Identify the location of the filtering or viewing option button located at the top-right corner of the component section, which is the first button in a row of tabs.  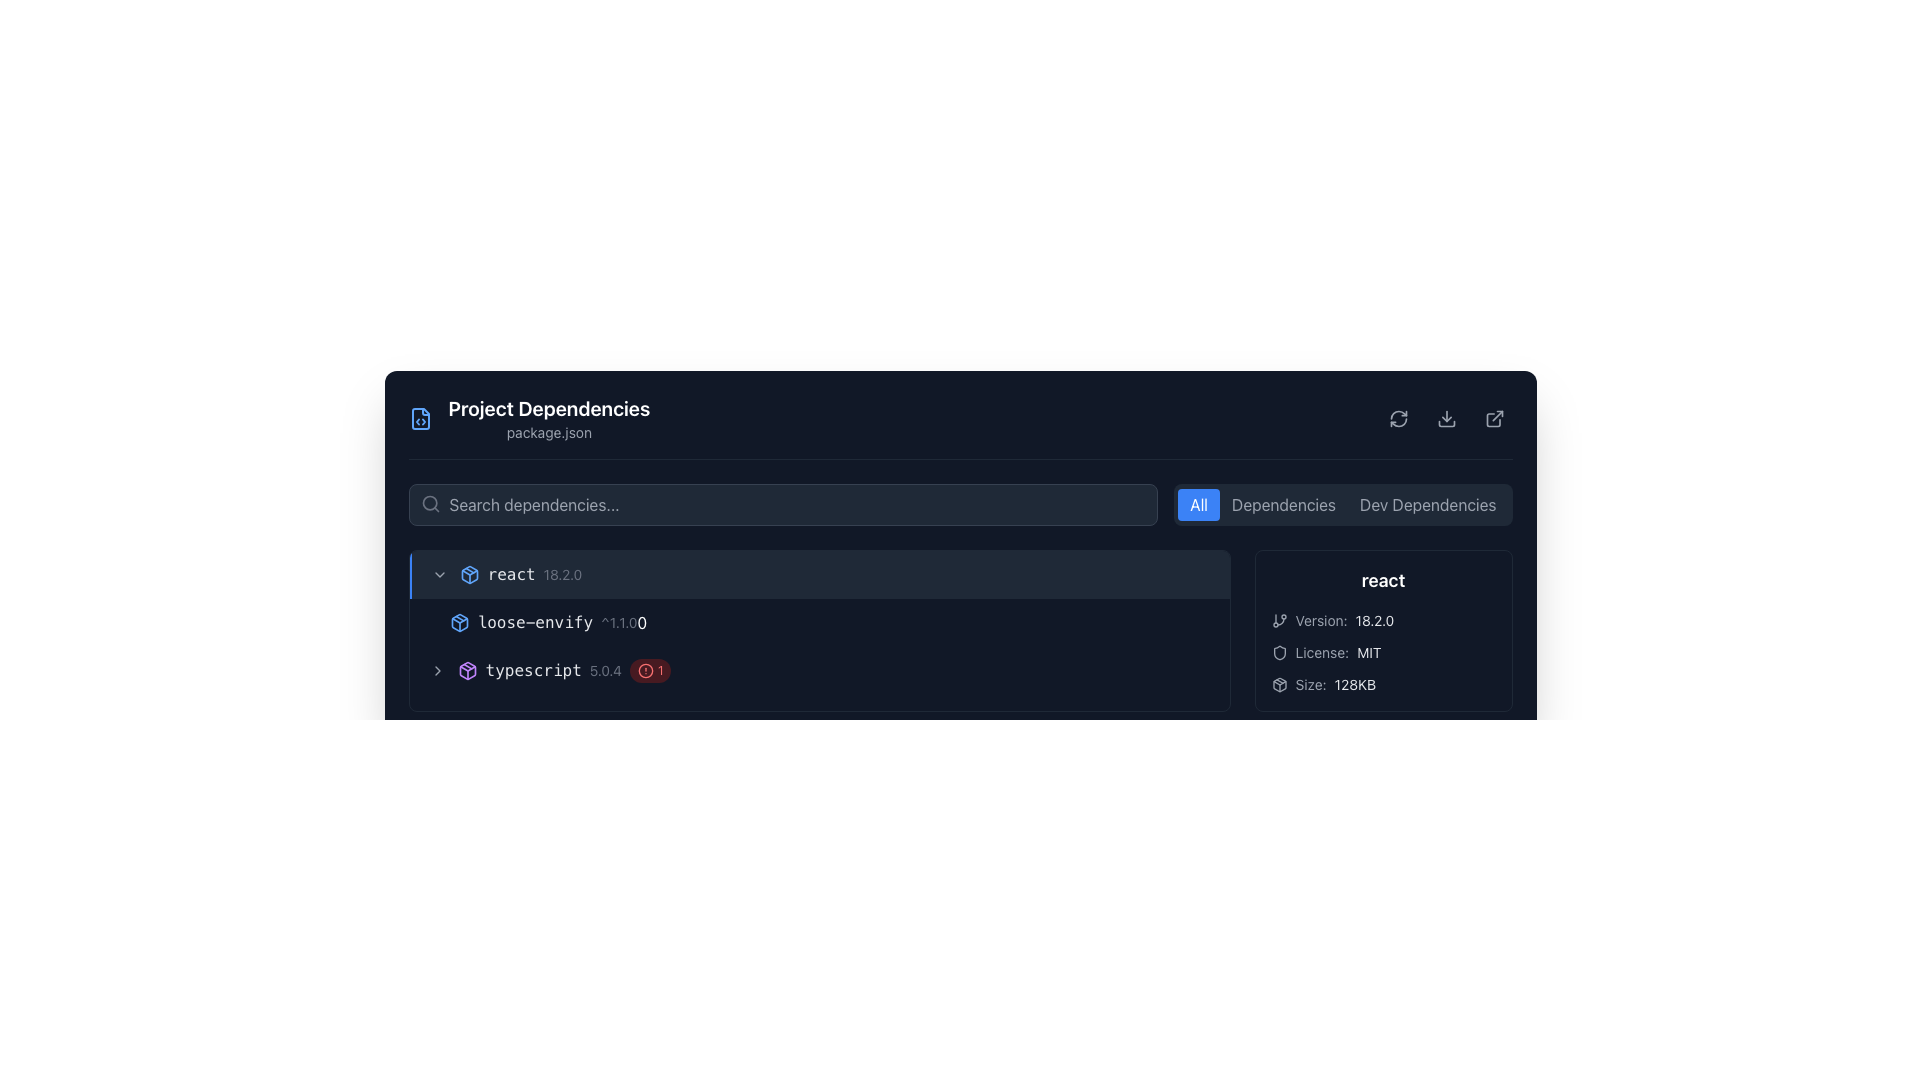
(1199, 504).